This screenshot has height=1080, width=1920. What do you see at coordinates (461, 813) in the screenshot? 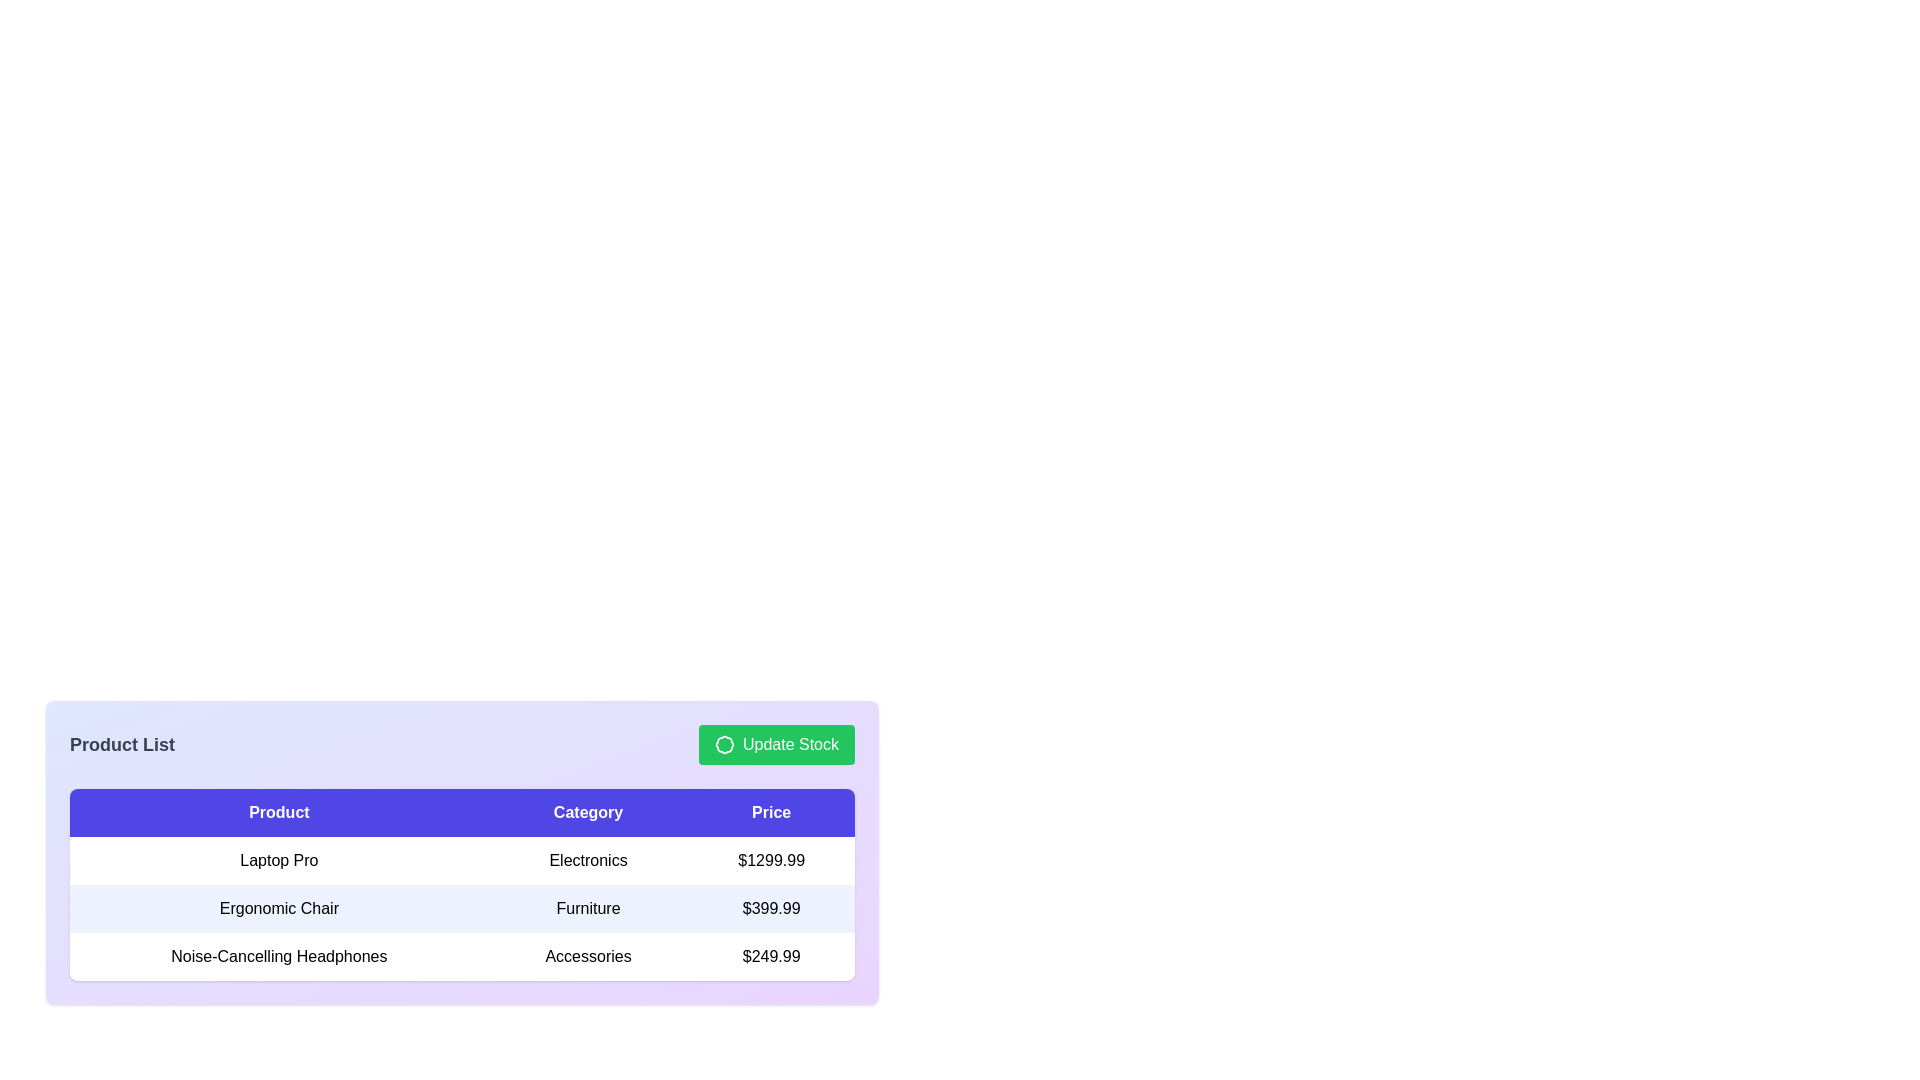
I see `the table header row displaying 'Product', 'Category', and 'Price'` at bounding box center [461, 813].